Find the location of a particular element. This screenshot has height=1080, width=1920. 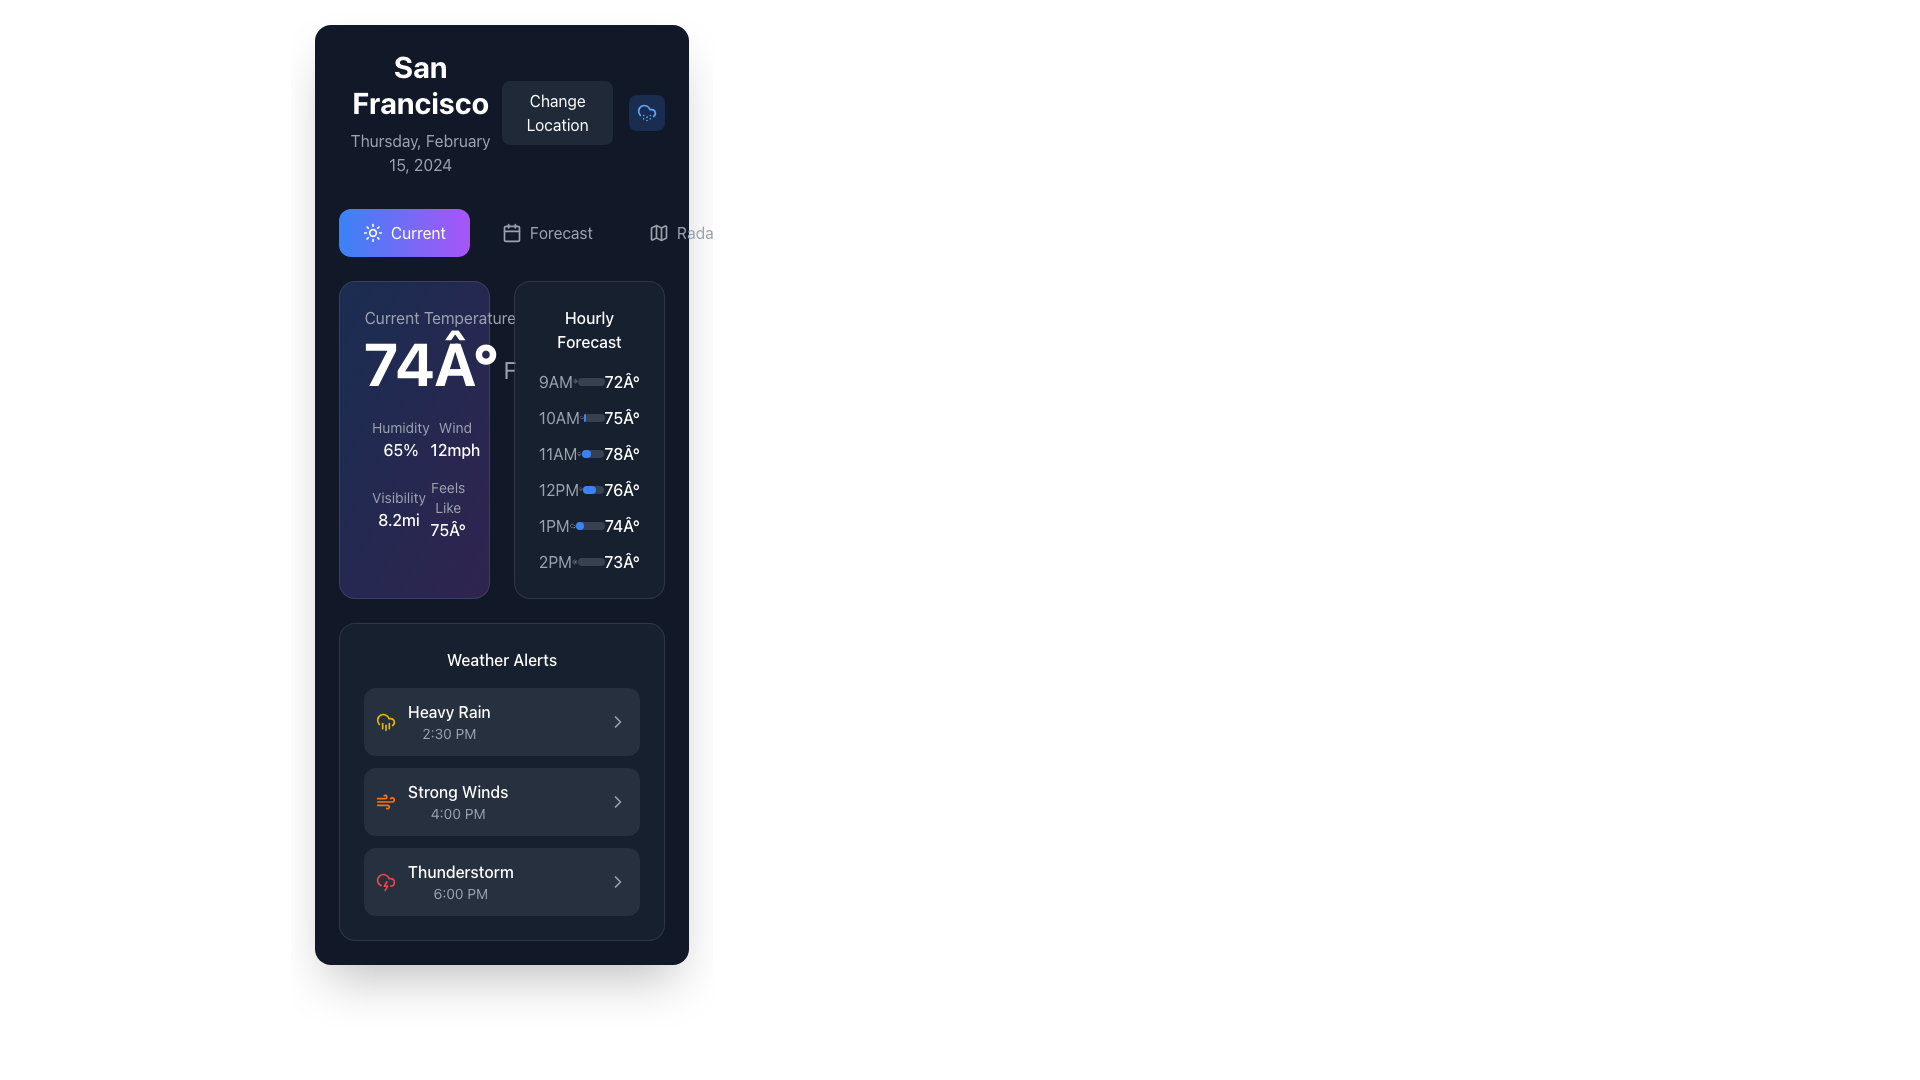

the 'Forecast' navigation button to observe visual feedback, which is styled with a clean font and accompanied by a calendar icon on its left, located in the upper-middle section of the interface is located at coordinates (560, 231).